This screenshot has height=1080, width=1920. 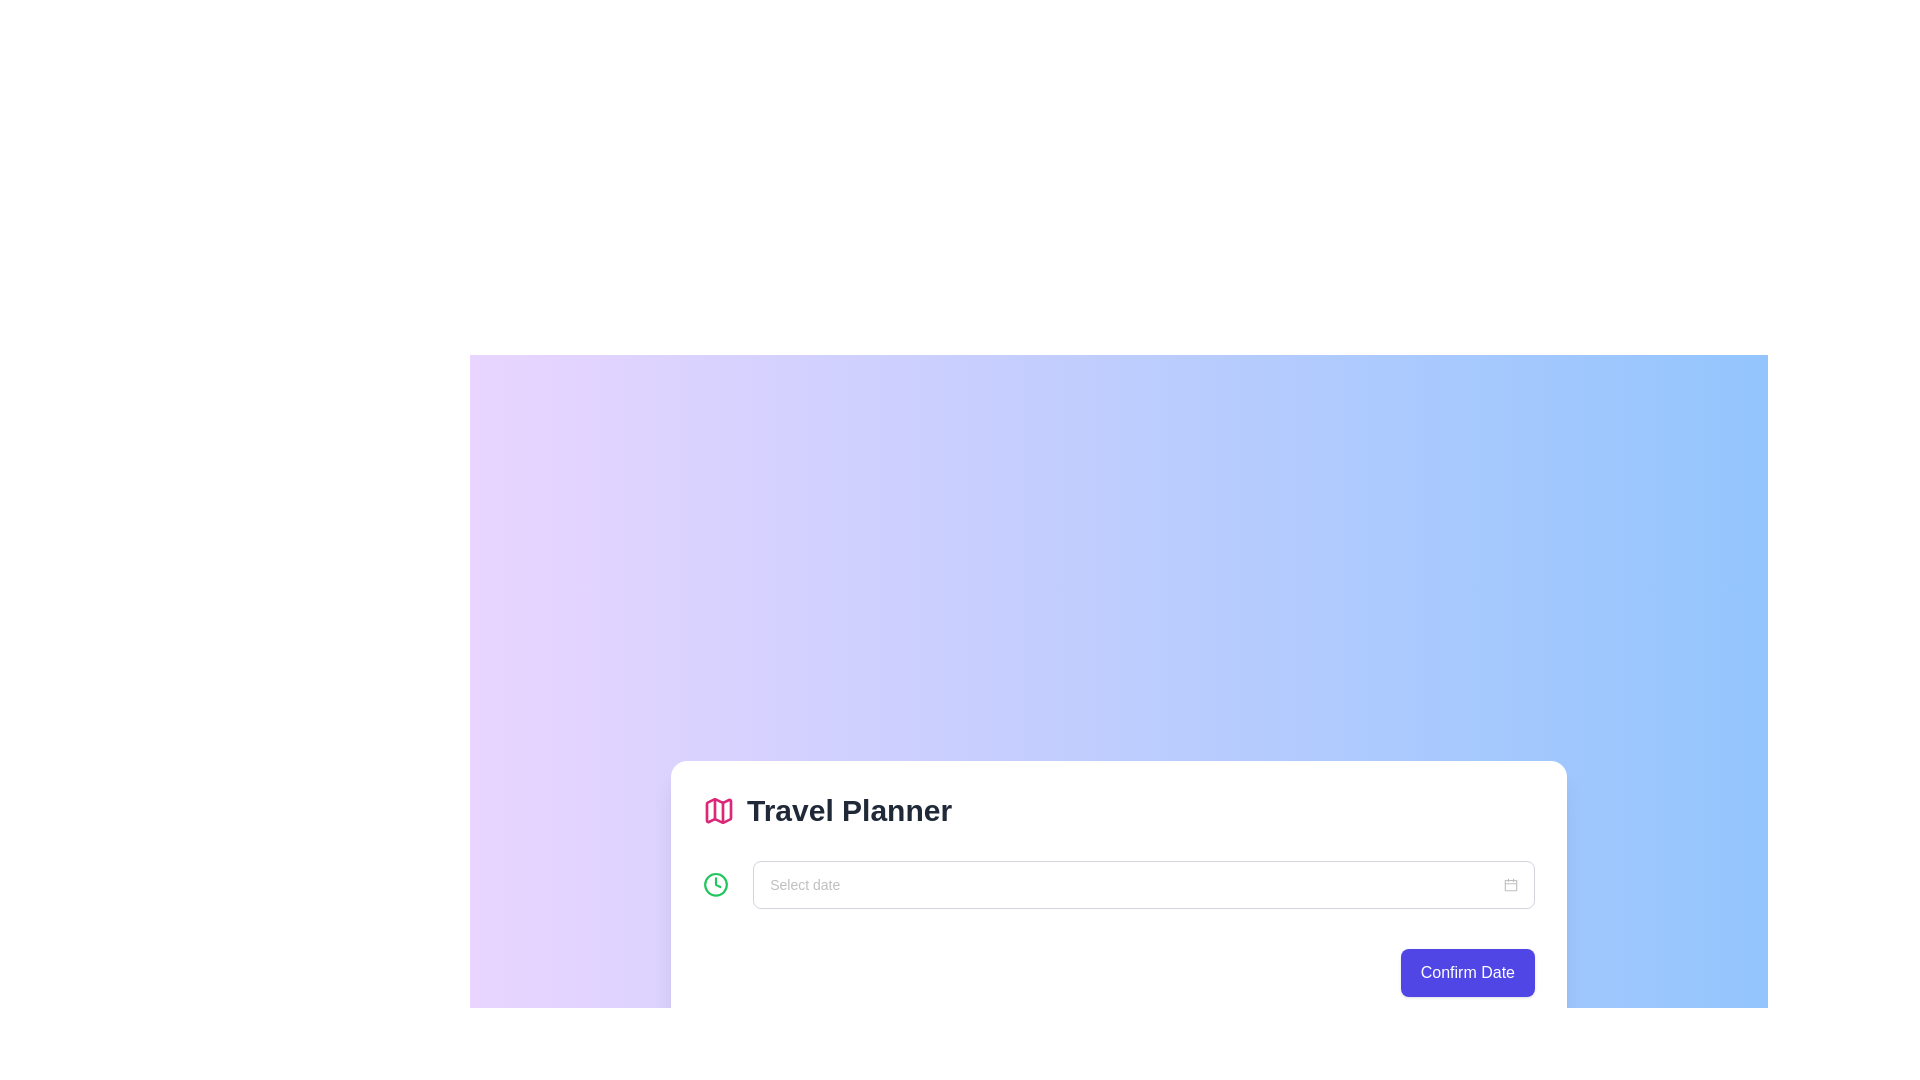 I want to click on the date-picker input field by tabbing to it, which is styled as a box with rounded borders and features a placeholder text 'Select date', so click(x=1144, y=883).